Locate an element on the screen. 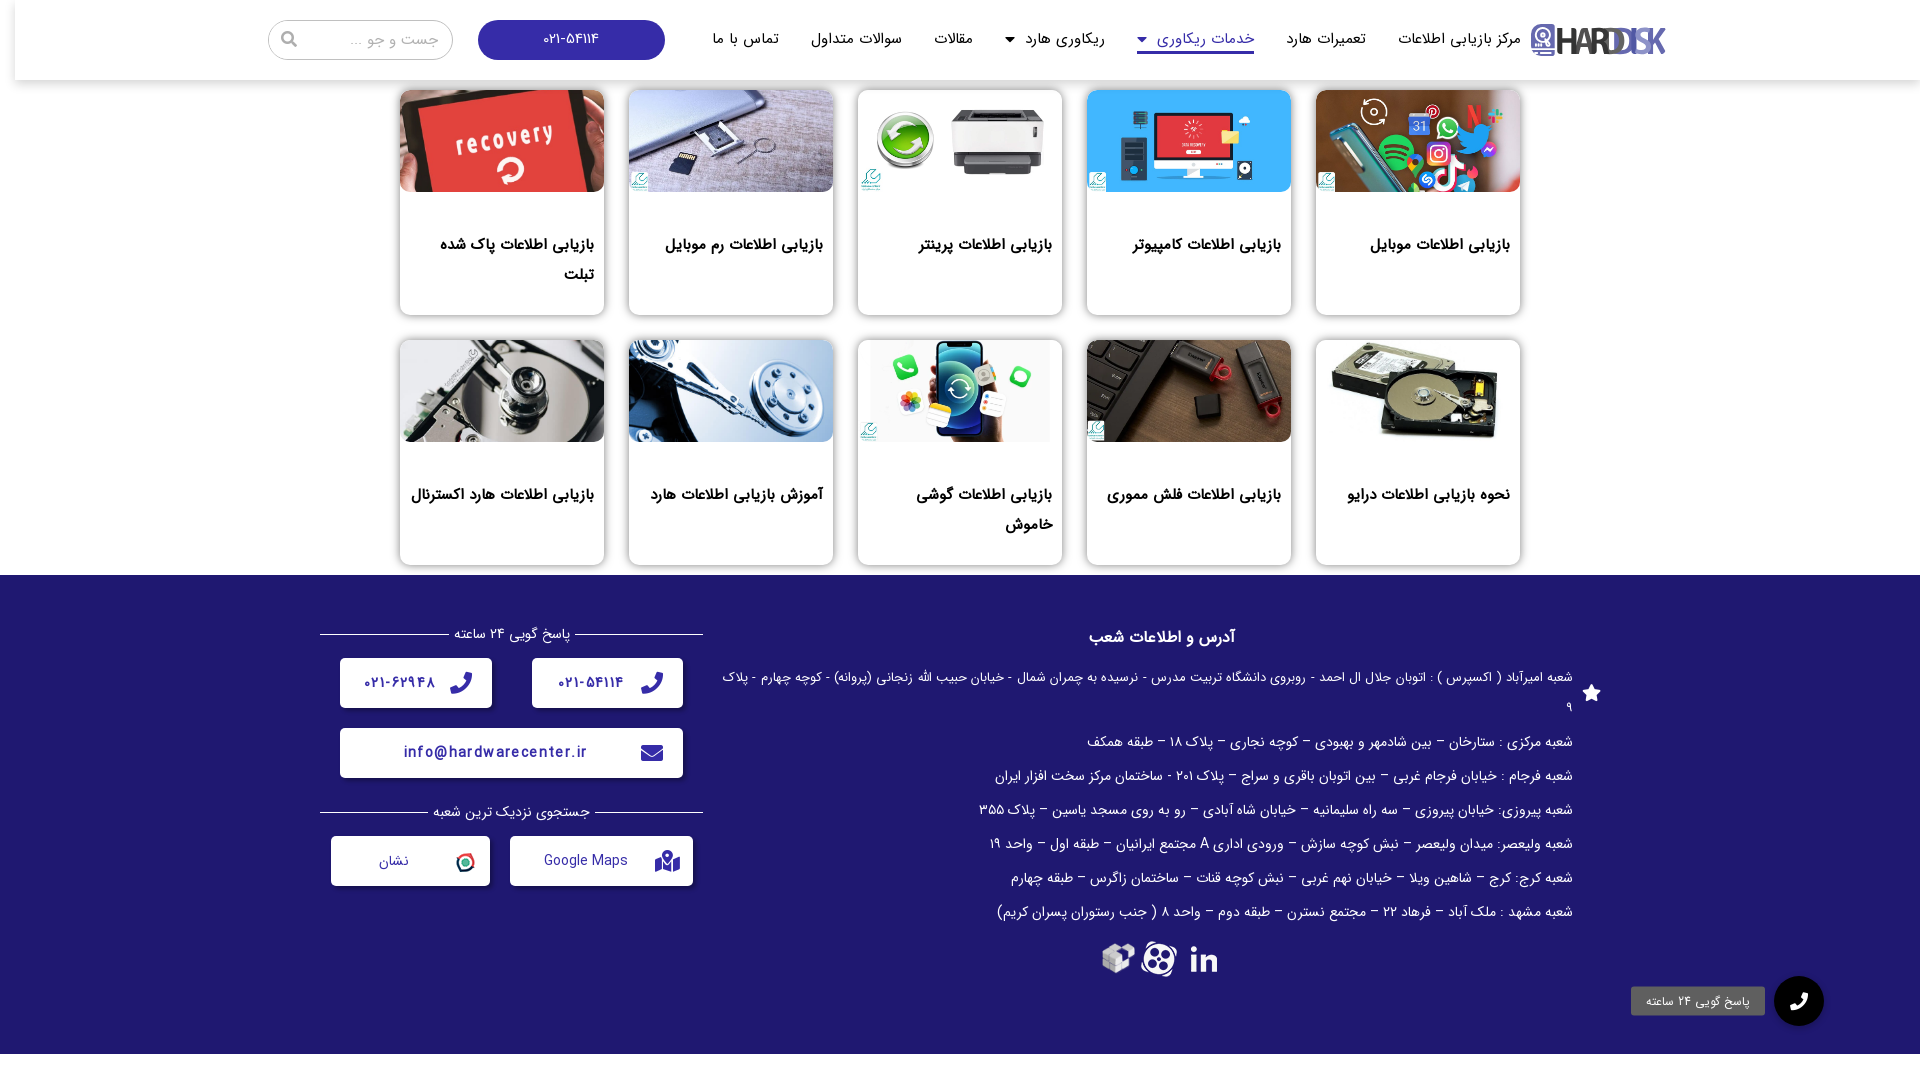 Image resolution: width=1920 pixels, height=1080 pixels. '021-54114' is located at coordinates (570, 39).